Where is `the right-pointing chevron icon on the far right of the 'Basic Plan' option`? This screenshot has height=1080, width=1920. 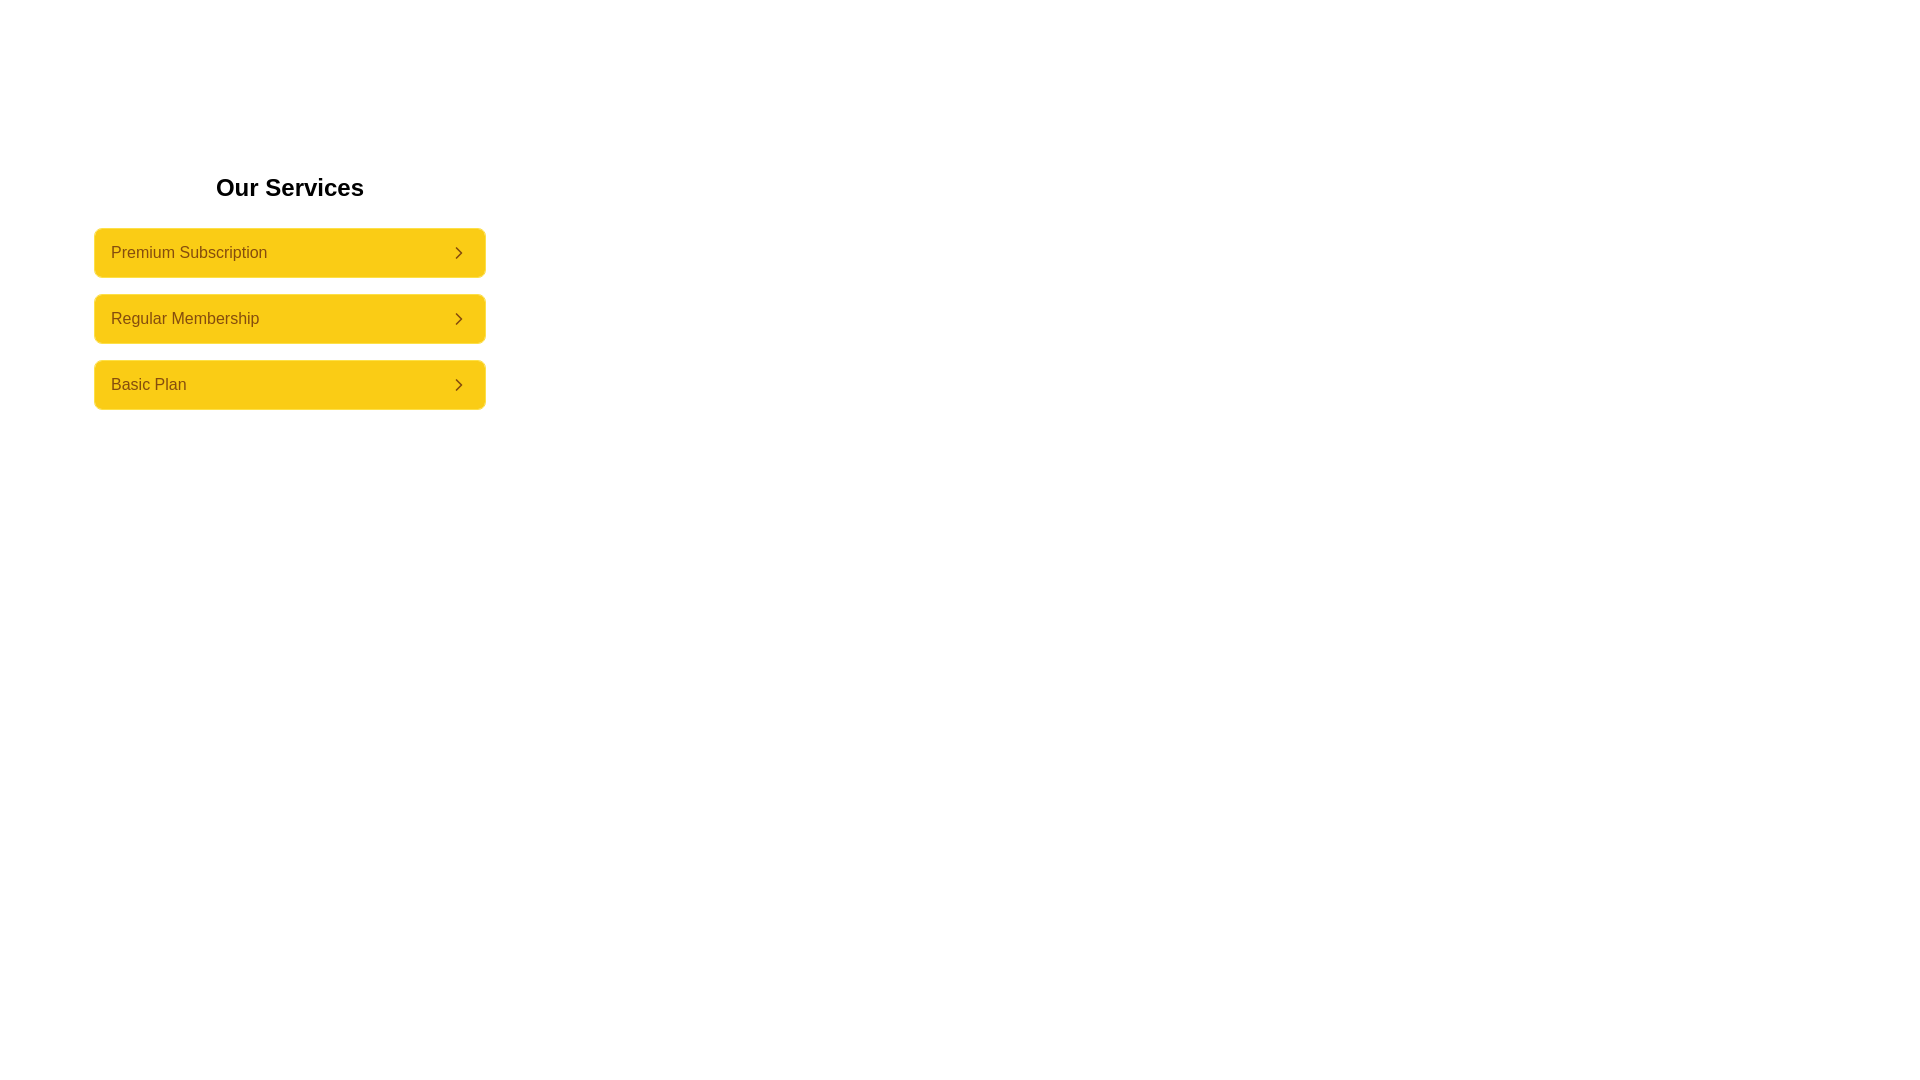 the right-pointing chevron icon on the far right of the 'Basic Plan' option is located at coordinates (458, 385).